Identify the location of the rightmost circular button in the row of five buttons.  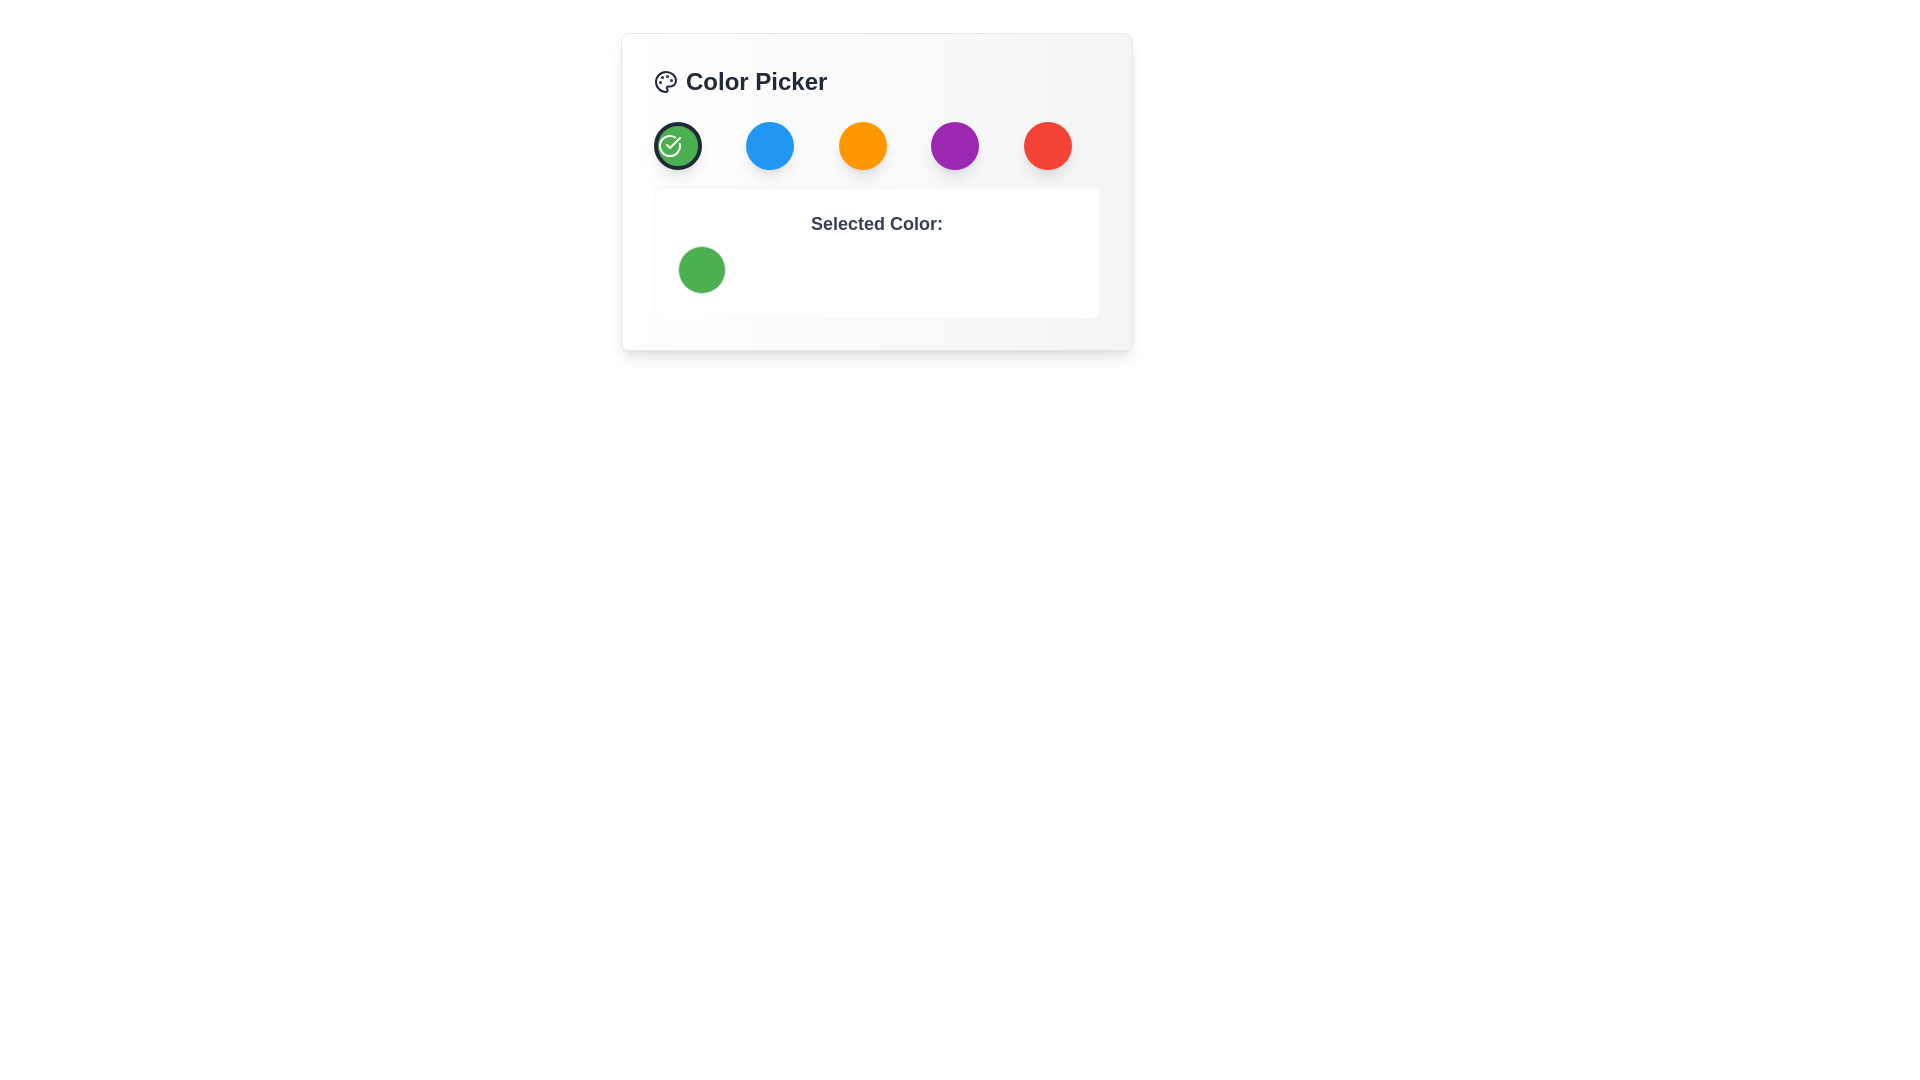
(1046, 145).